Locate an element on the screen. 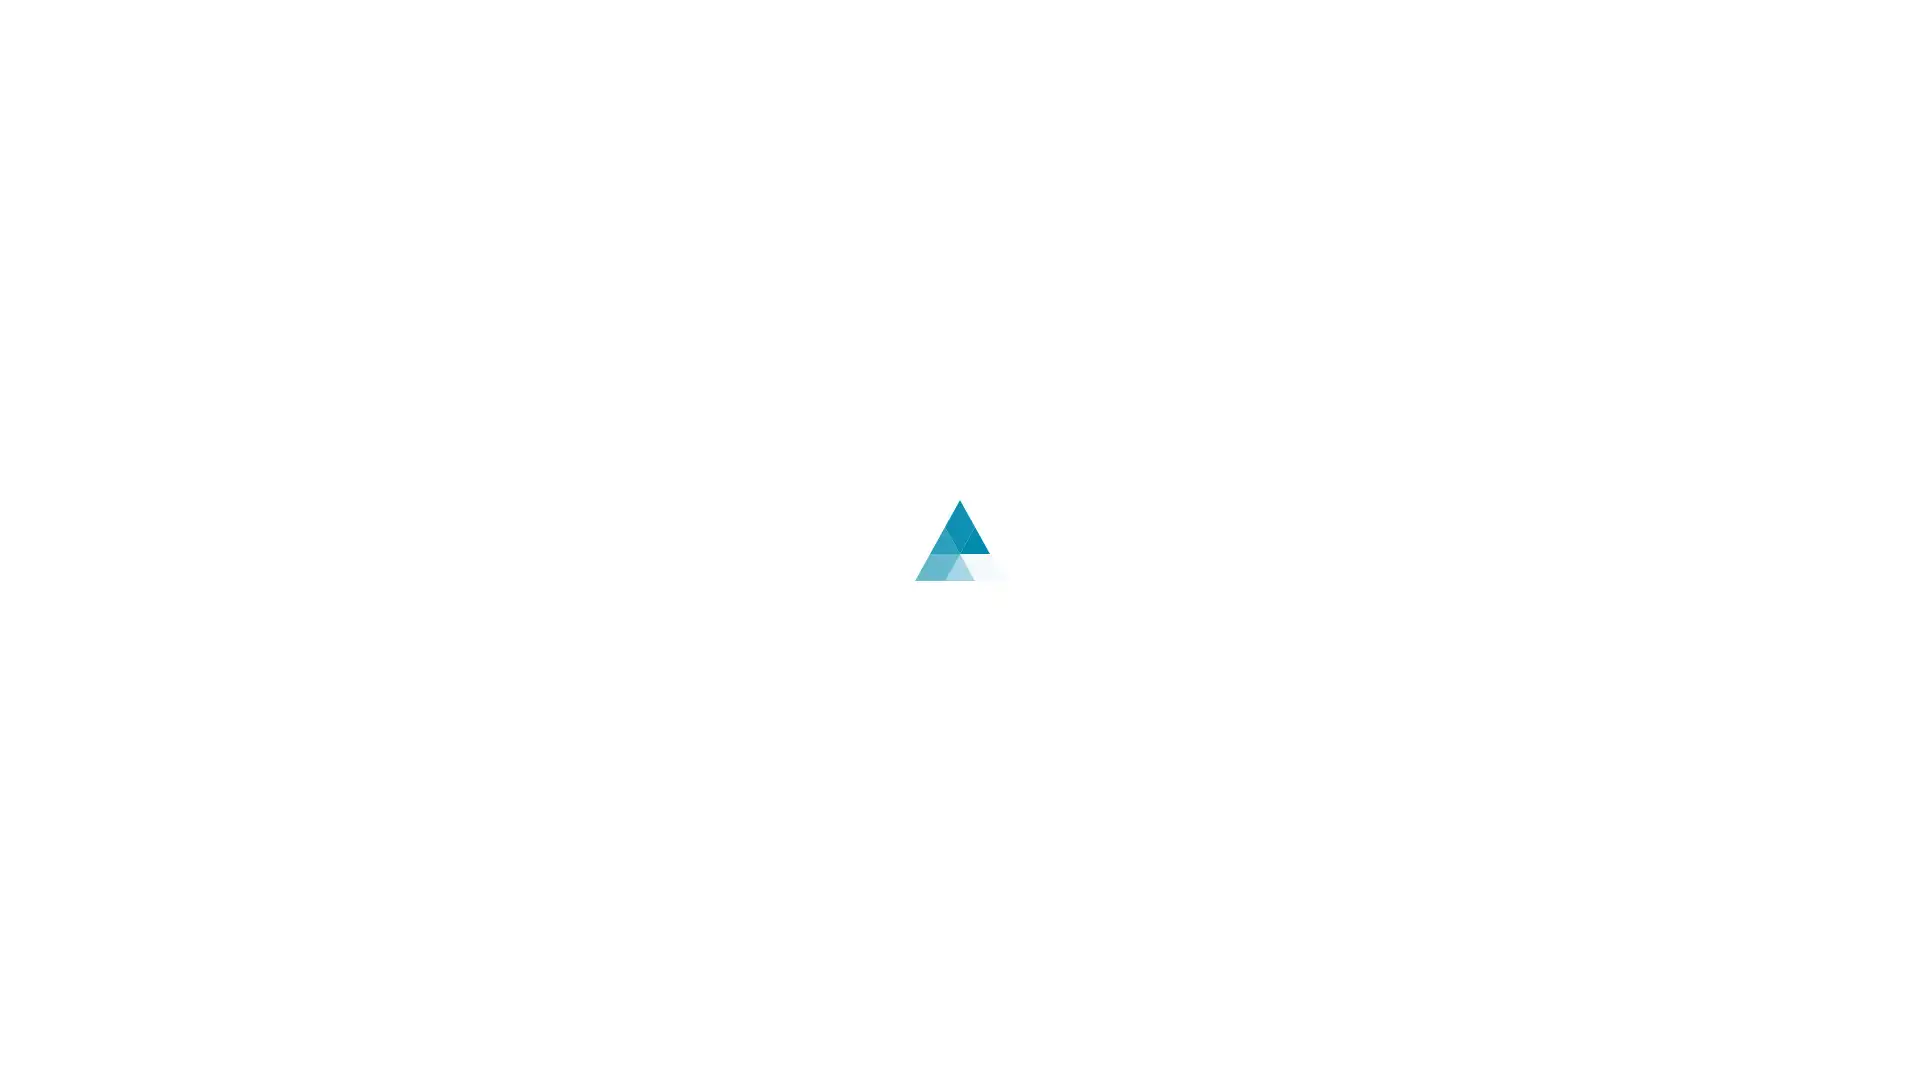 The image size is (1920, 1080). Log In is located at coordinates (763, 659).